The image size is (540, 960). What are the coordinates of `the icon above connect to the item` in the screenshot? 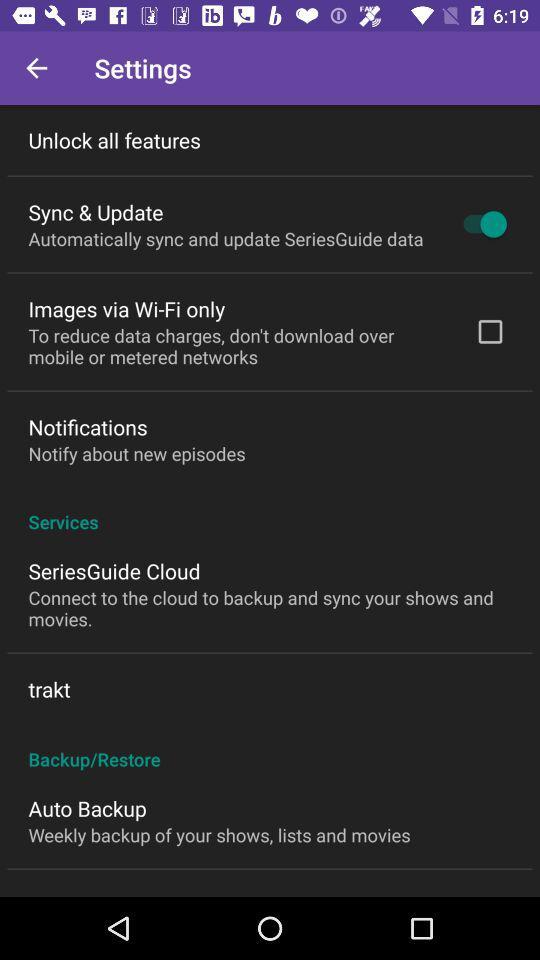 It's located at (114, 571).